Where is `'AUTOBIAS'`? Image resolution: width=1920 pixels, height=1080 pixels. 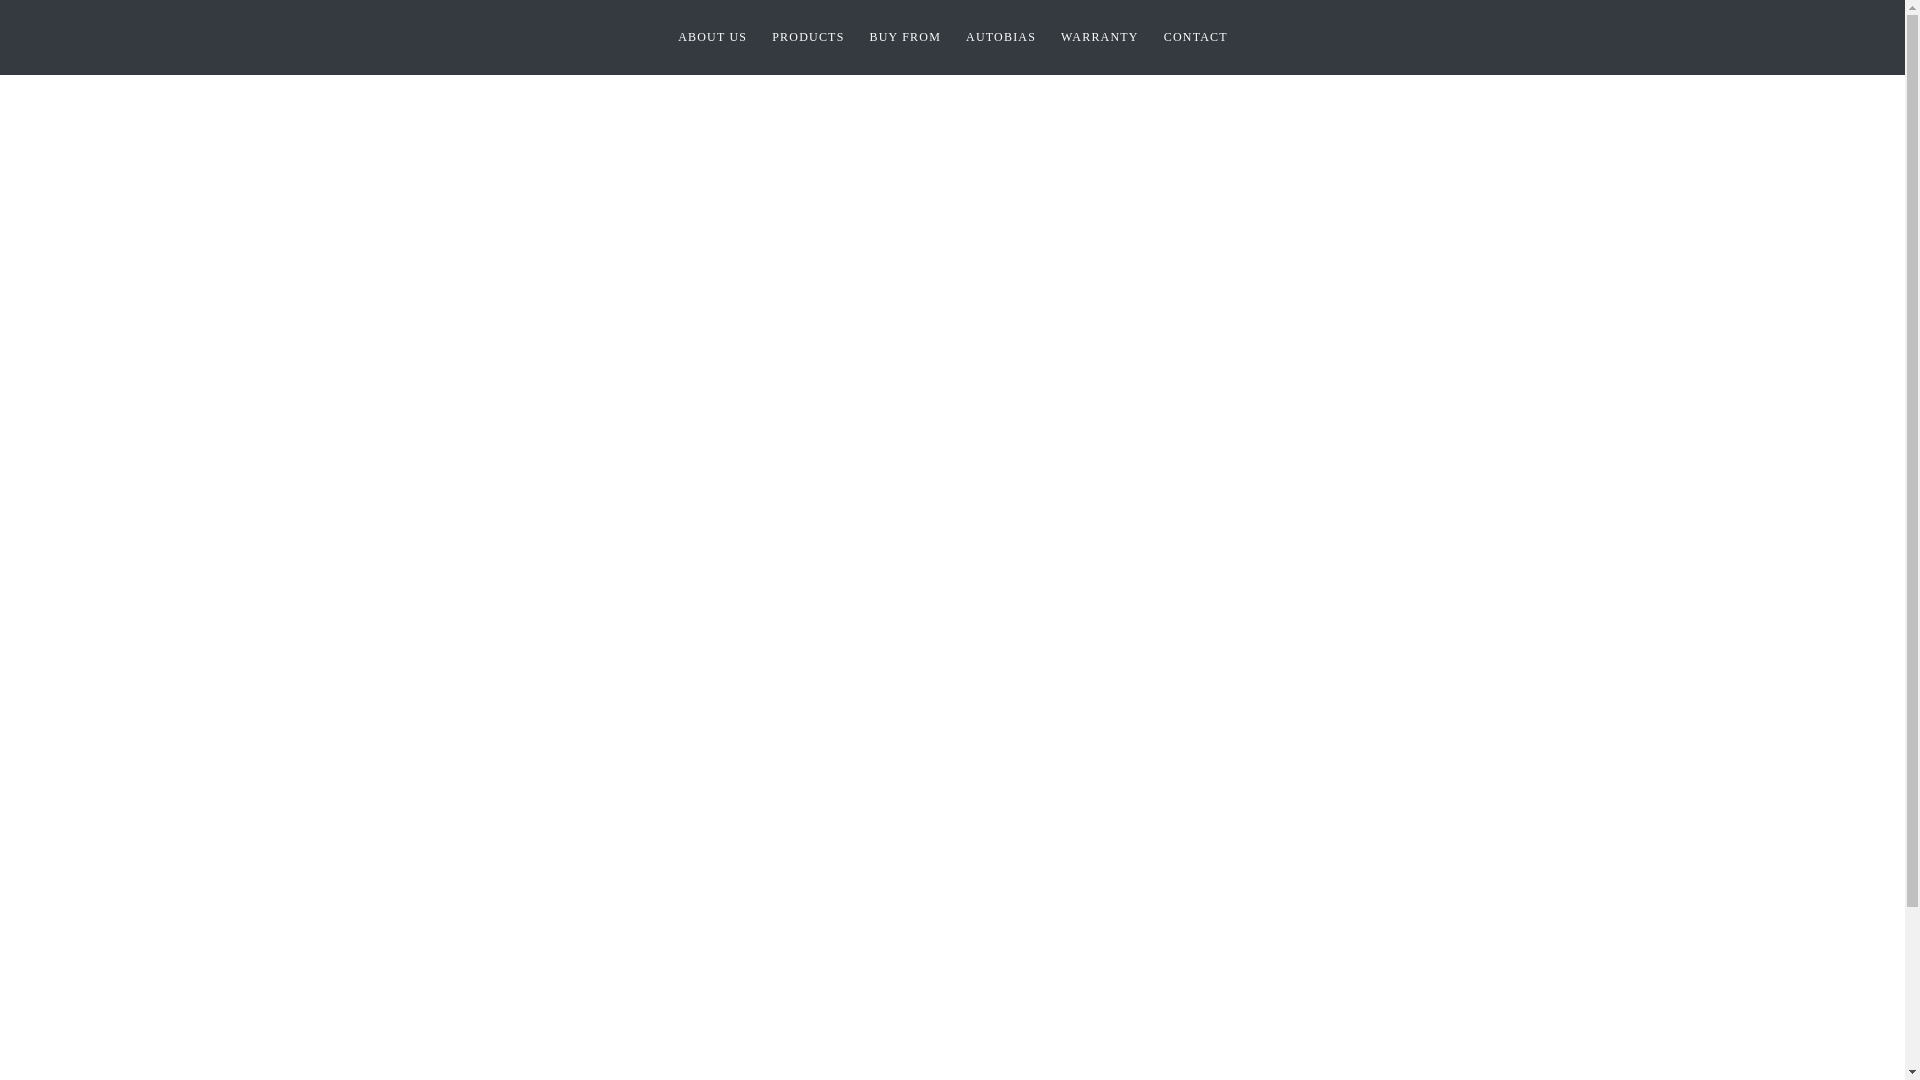 'AUTOBIAS' is located at coordinates (1001, 37).